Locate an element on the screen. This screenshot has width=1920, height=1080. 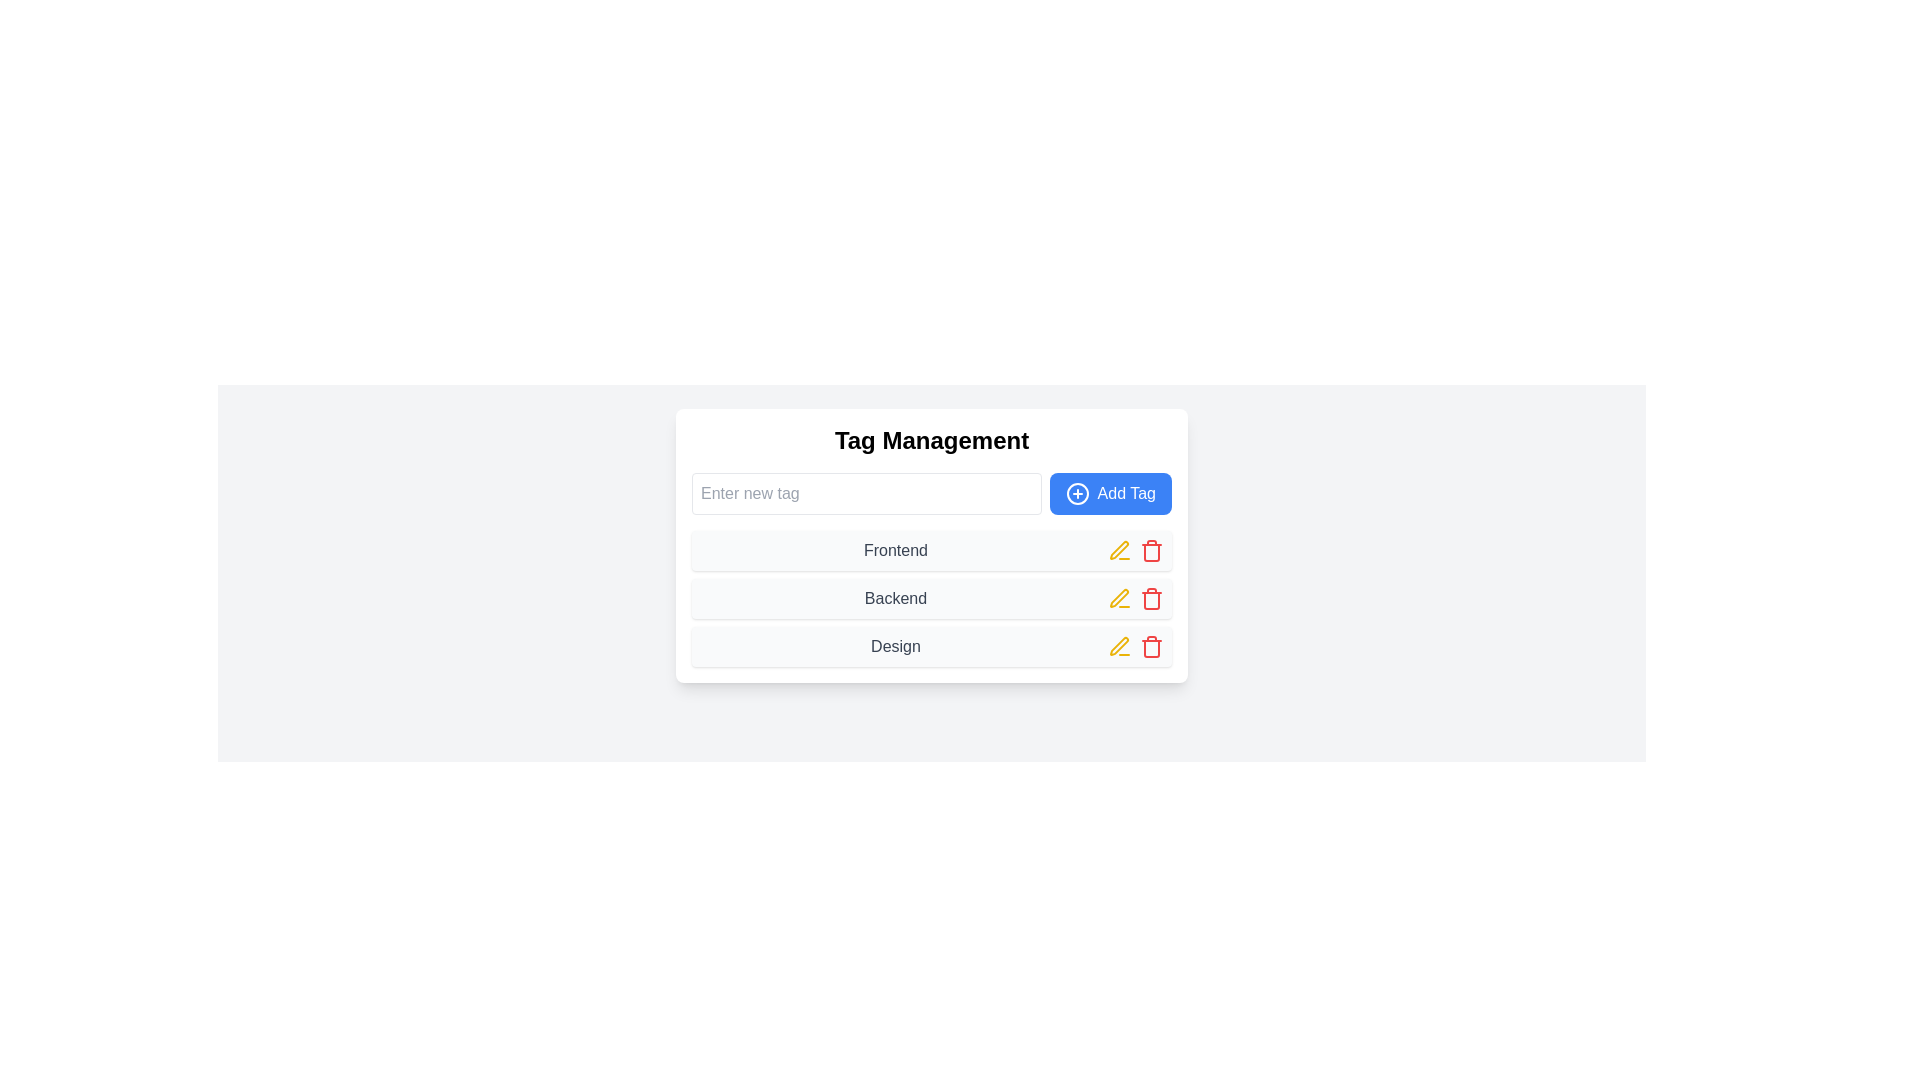
the circular graphical element representing the 'Add Tag' button in the 'Tag Management' interface to interact is located at coordinates (1076, 493).